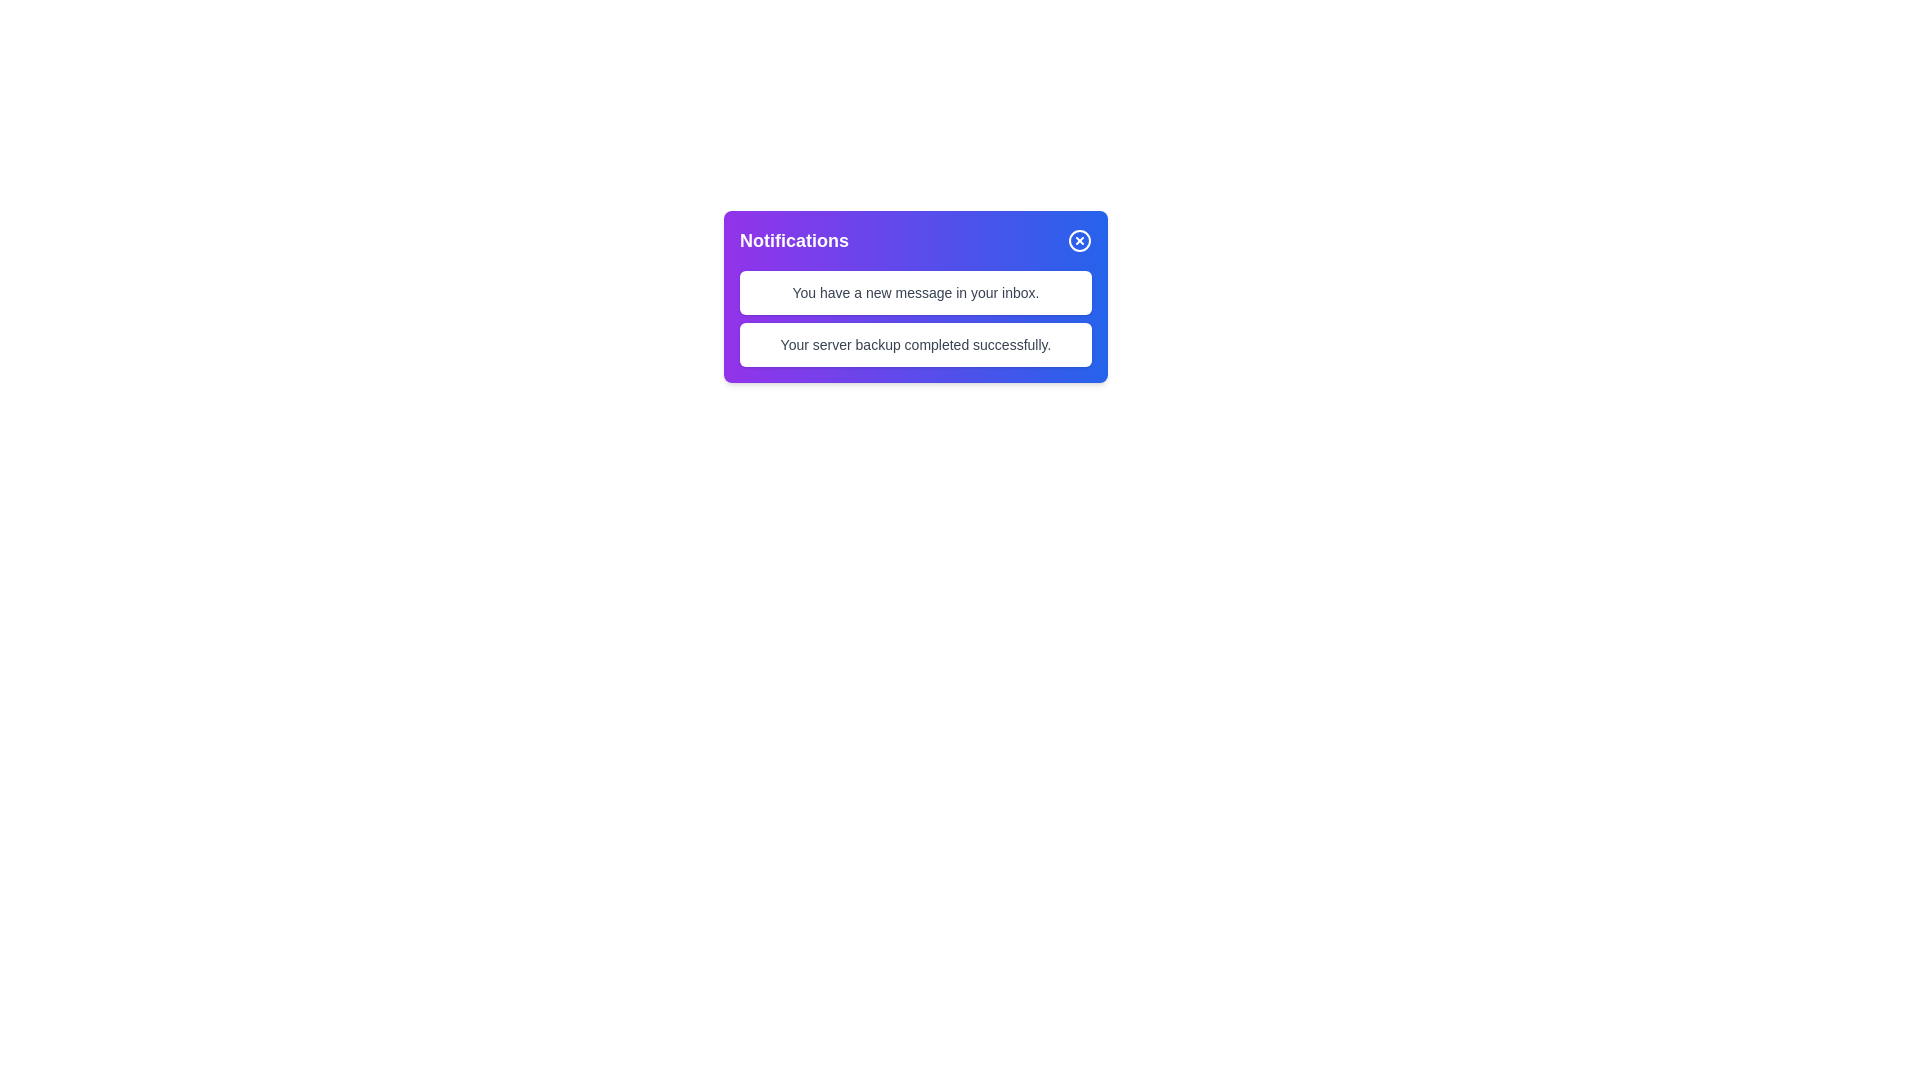 This screenshot has height=1080, width=1920. What do you see at coordinates (1079, 239) in the screenshot?
I see `the circular button with a red 'X' icon in the top-right corner of the notification card` at bounding box center [1079, 239].